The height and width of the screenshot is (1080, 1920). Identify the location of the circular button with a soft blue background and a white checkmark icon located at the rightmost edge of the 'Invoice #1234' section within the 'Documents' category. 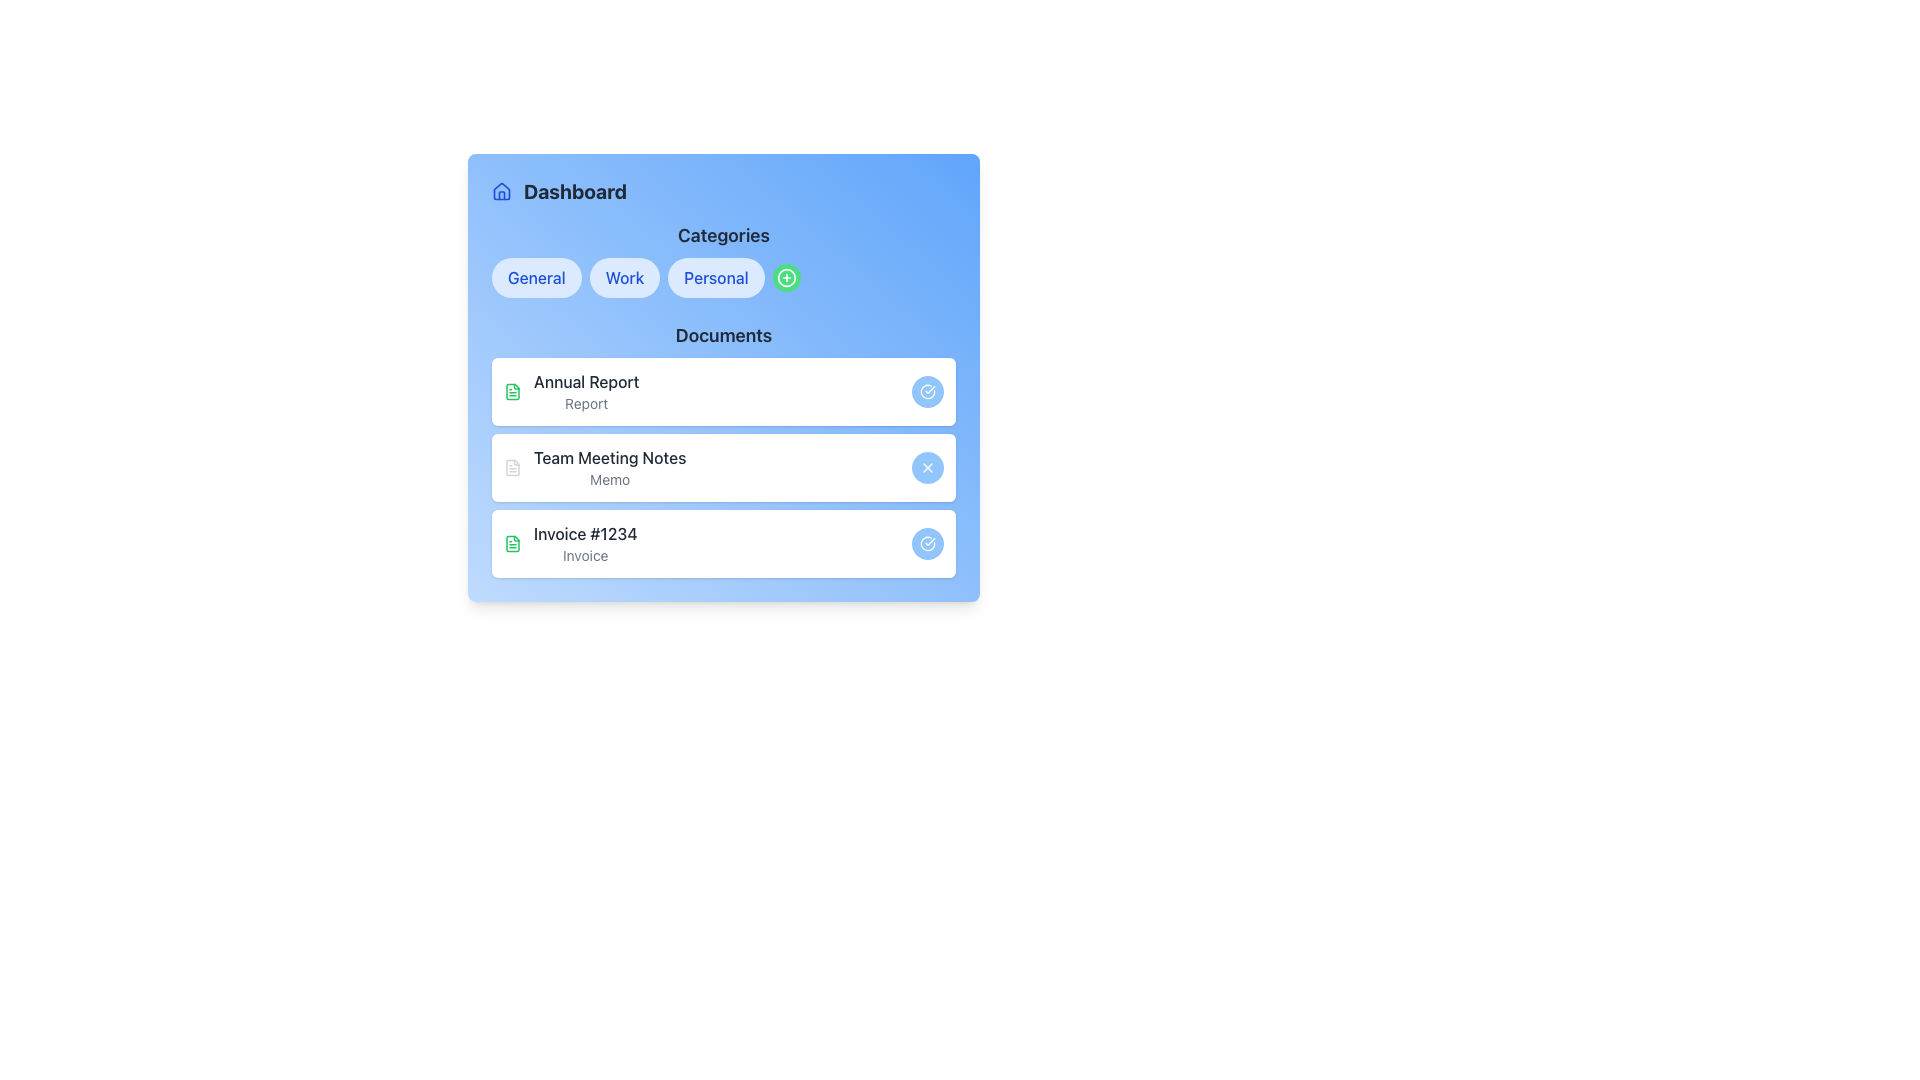
(926, 543).